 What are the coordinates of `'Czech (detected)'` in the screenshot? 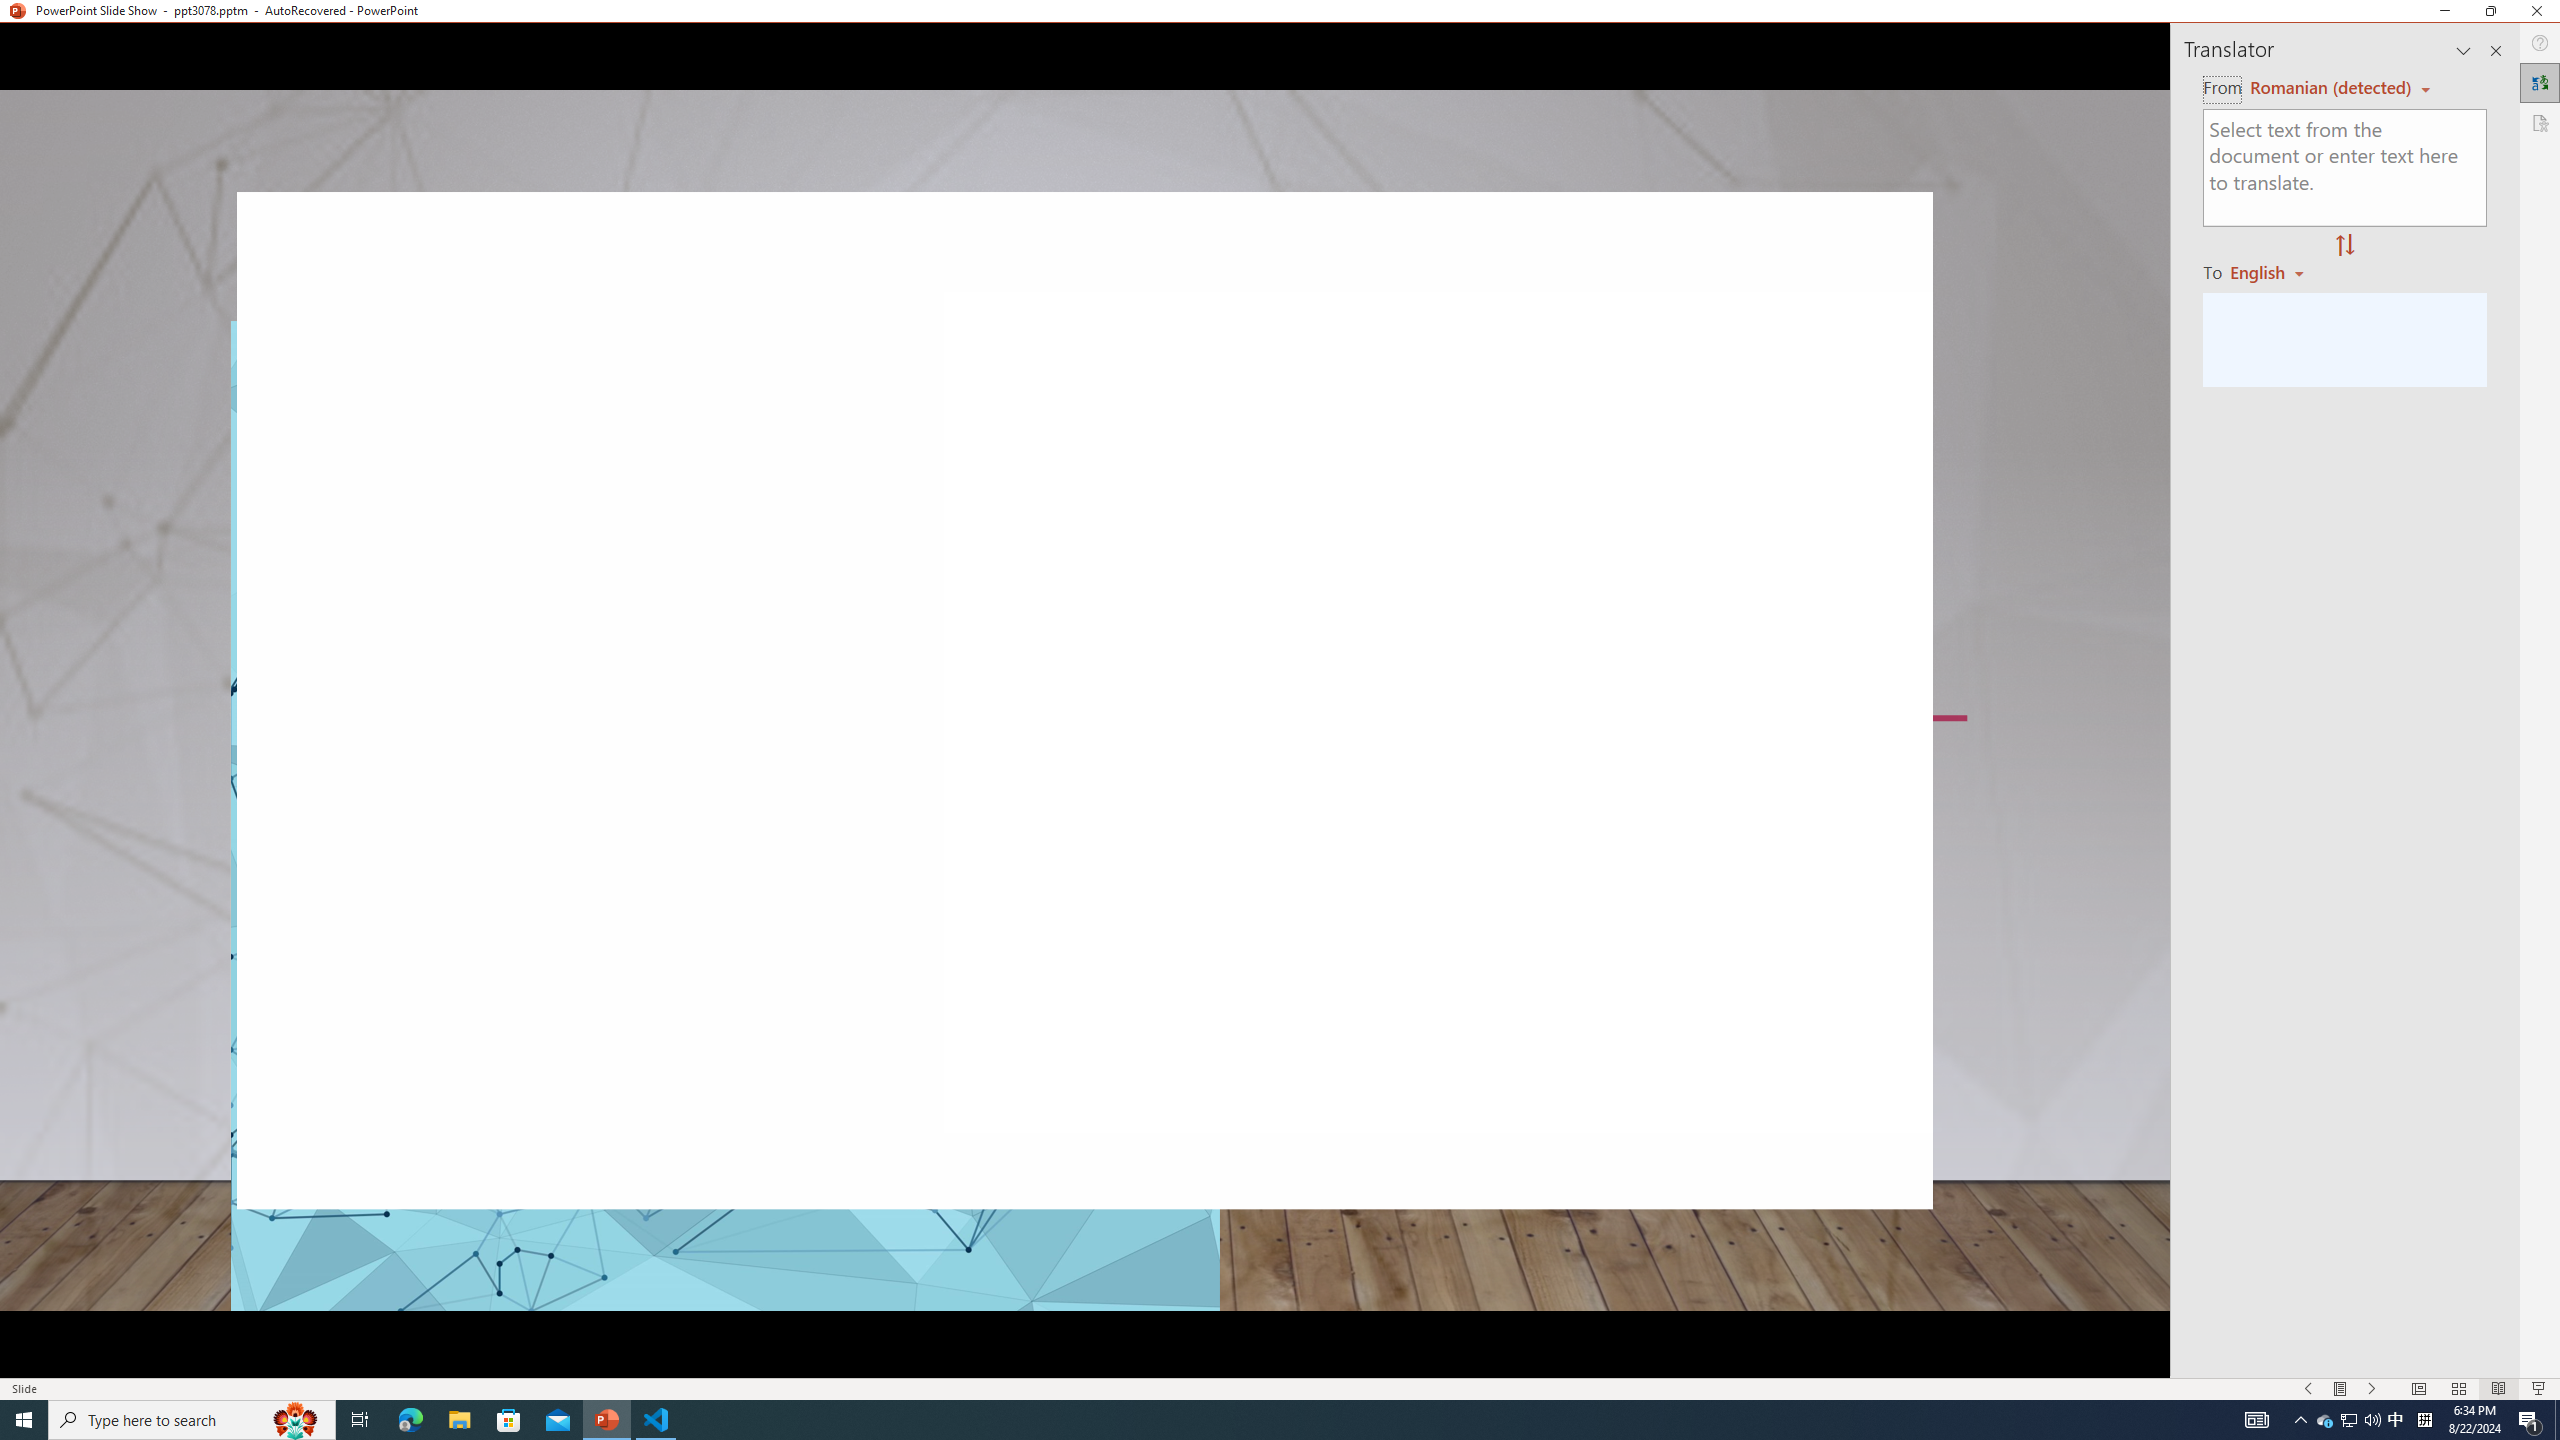 It's located at (2327, 88).